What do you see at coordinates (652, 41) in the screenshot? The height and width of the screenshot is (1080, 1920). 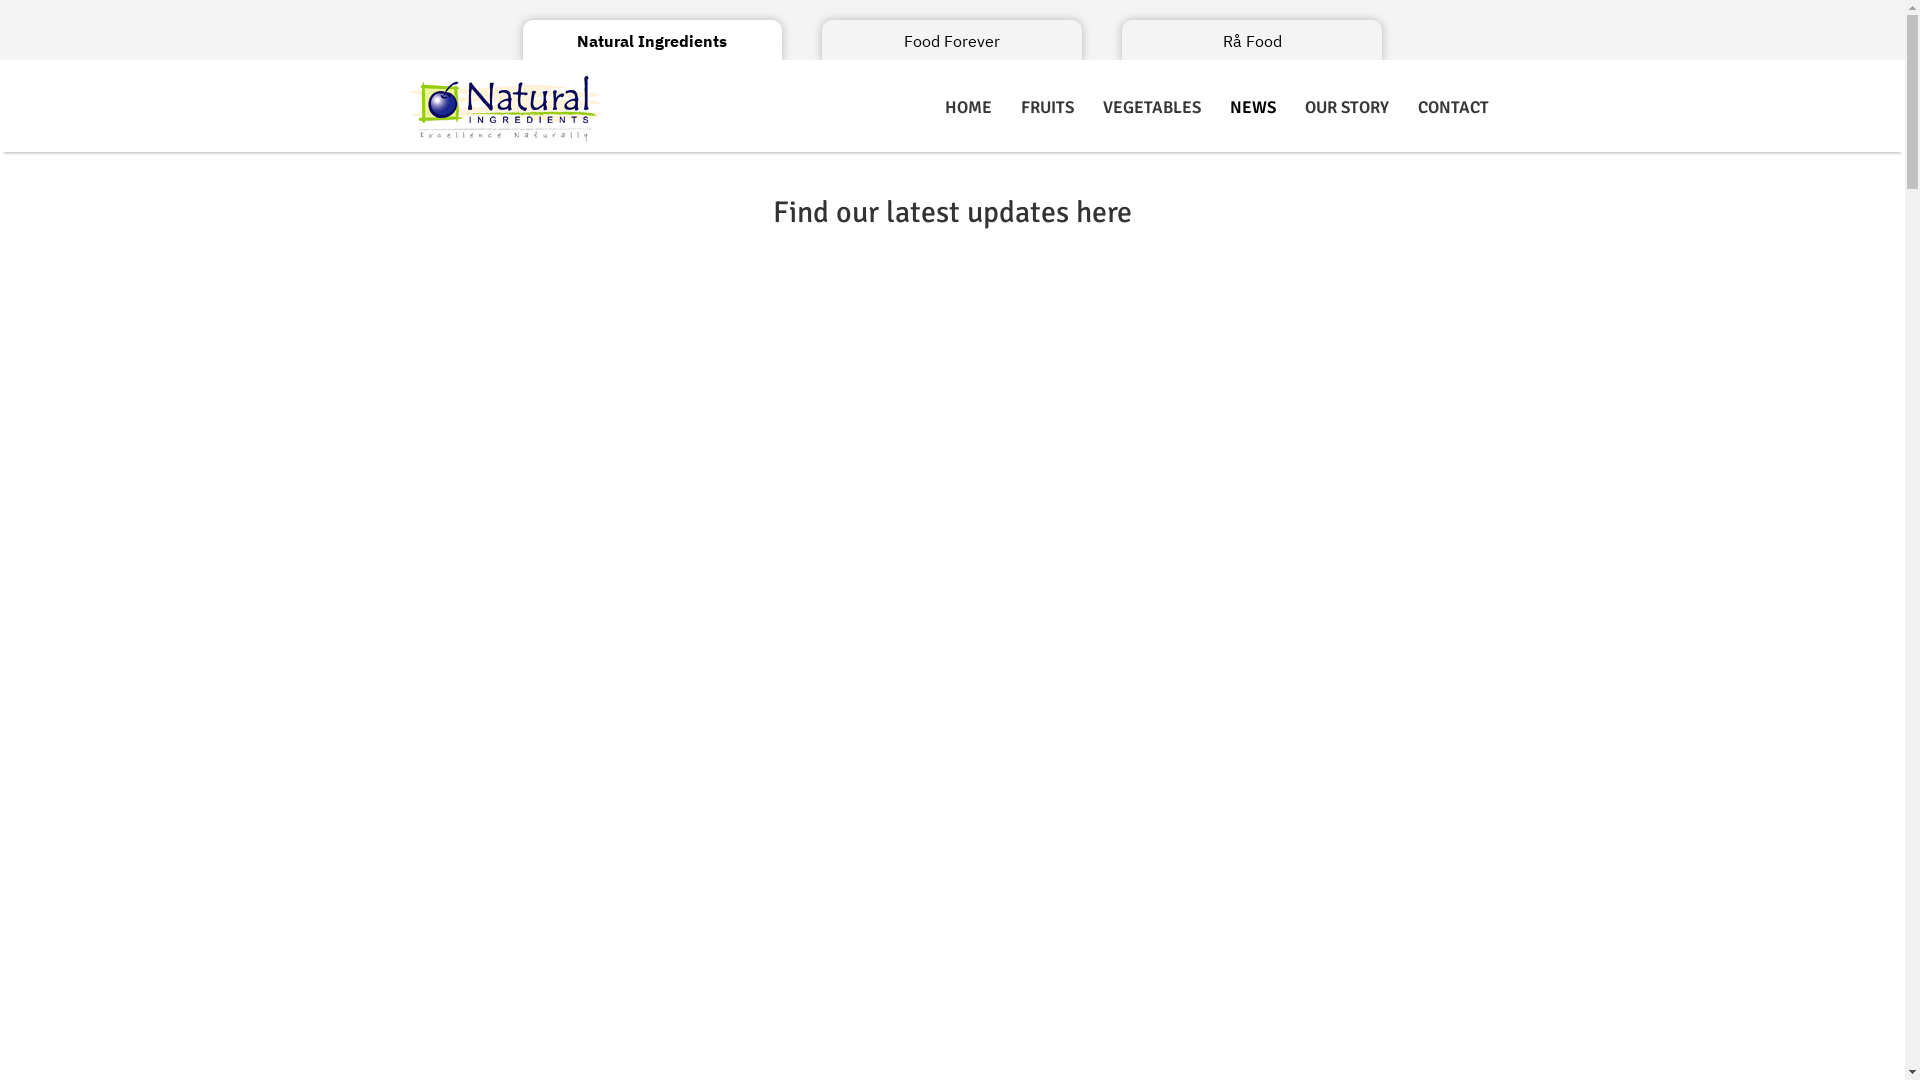 I see `'Natural Ingredients'` at bounding box center [652, 41].